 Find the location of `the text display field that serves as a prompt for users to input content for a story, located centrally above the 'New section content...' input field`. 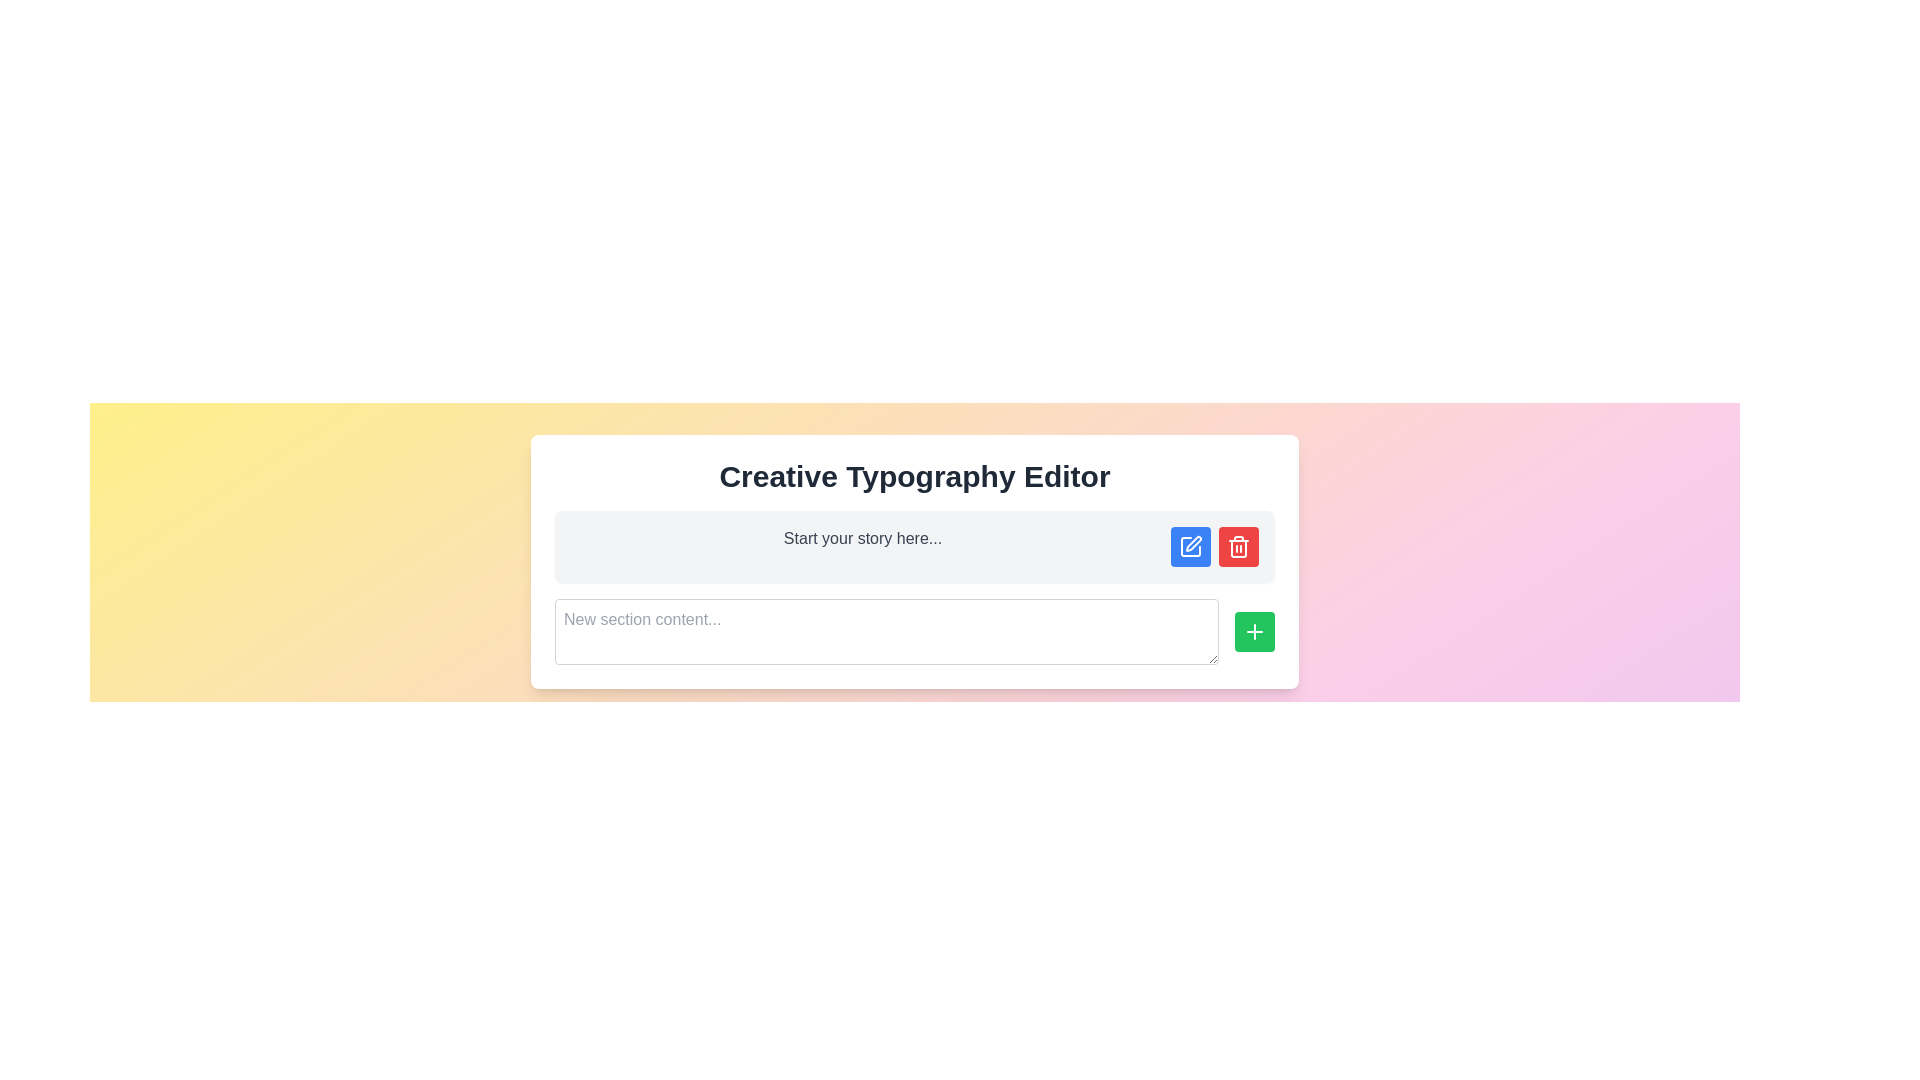

the text display field that serves as a prompt for users to input content for a story, located centrally above the 'New section content...' input field is located at coordinates (863, 538).